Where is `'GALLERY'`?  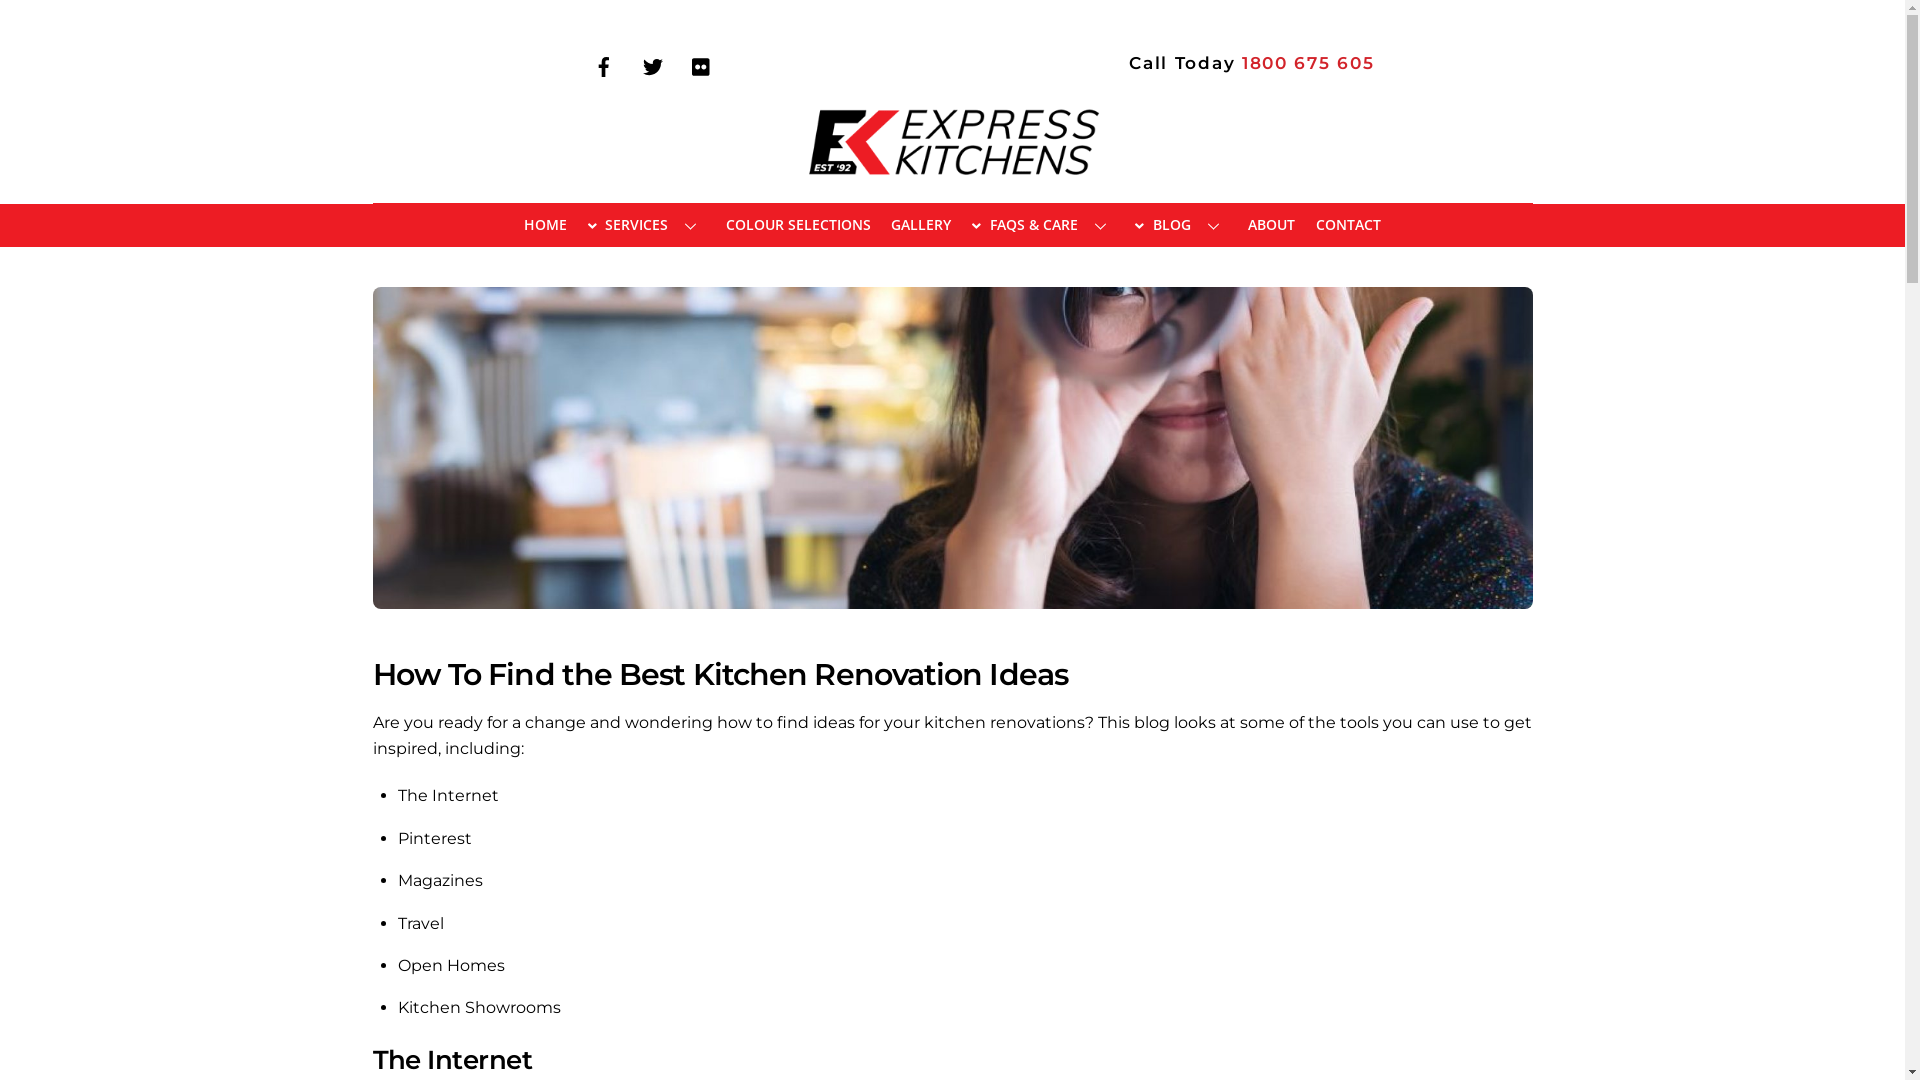
'GALLERY' is located at coordinates (920, 224).